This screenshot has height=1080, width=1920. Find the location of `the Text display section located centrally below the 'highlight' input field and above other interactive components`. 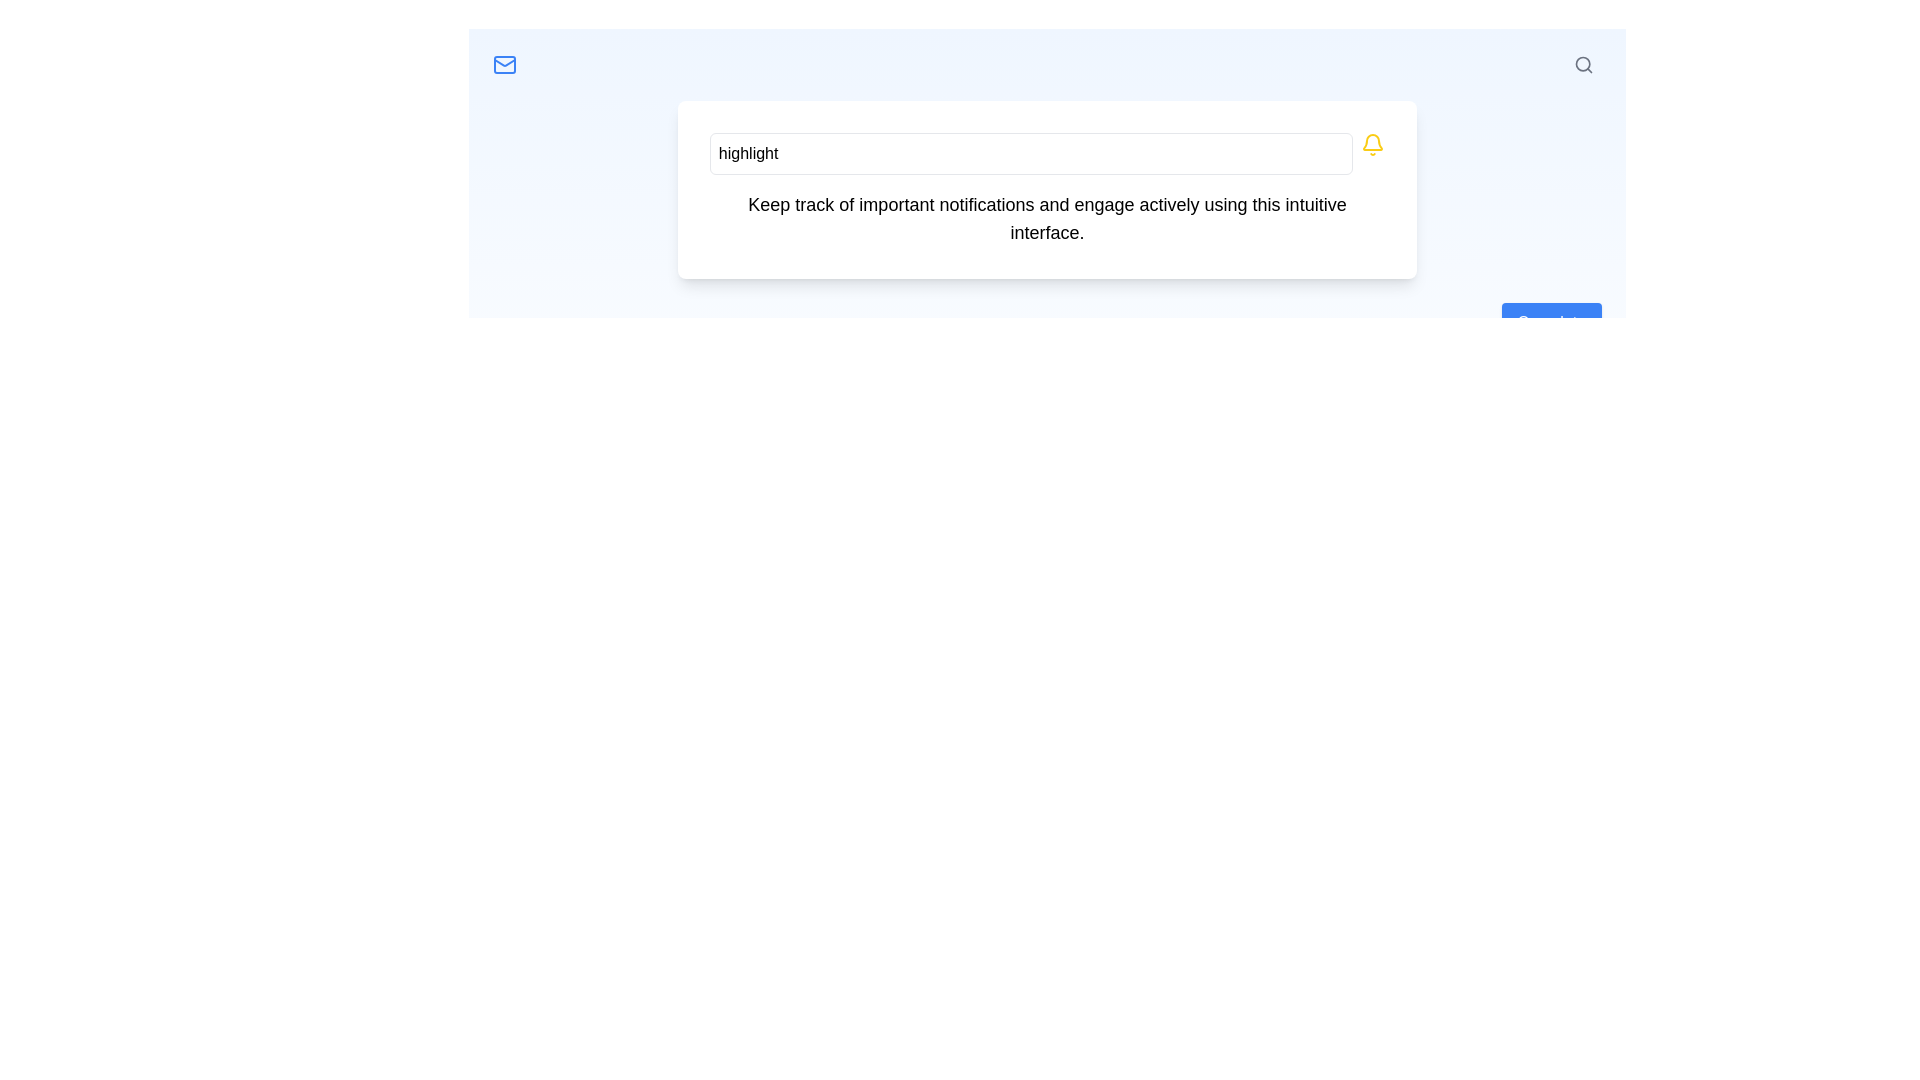

the Text display section located centrally below the 'highlight' input field and above other interactive components is located at coordinates (1046, 189).